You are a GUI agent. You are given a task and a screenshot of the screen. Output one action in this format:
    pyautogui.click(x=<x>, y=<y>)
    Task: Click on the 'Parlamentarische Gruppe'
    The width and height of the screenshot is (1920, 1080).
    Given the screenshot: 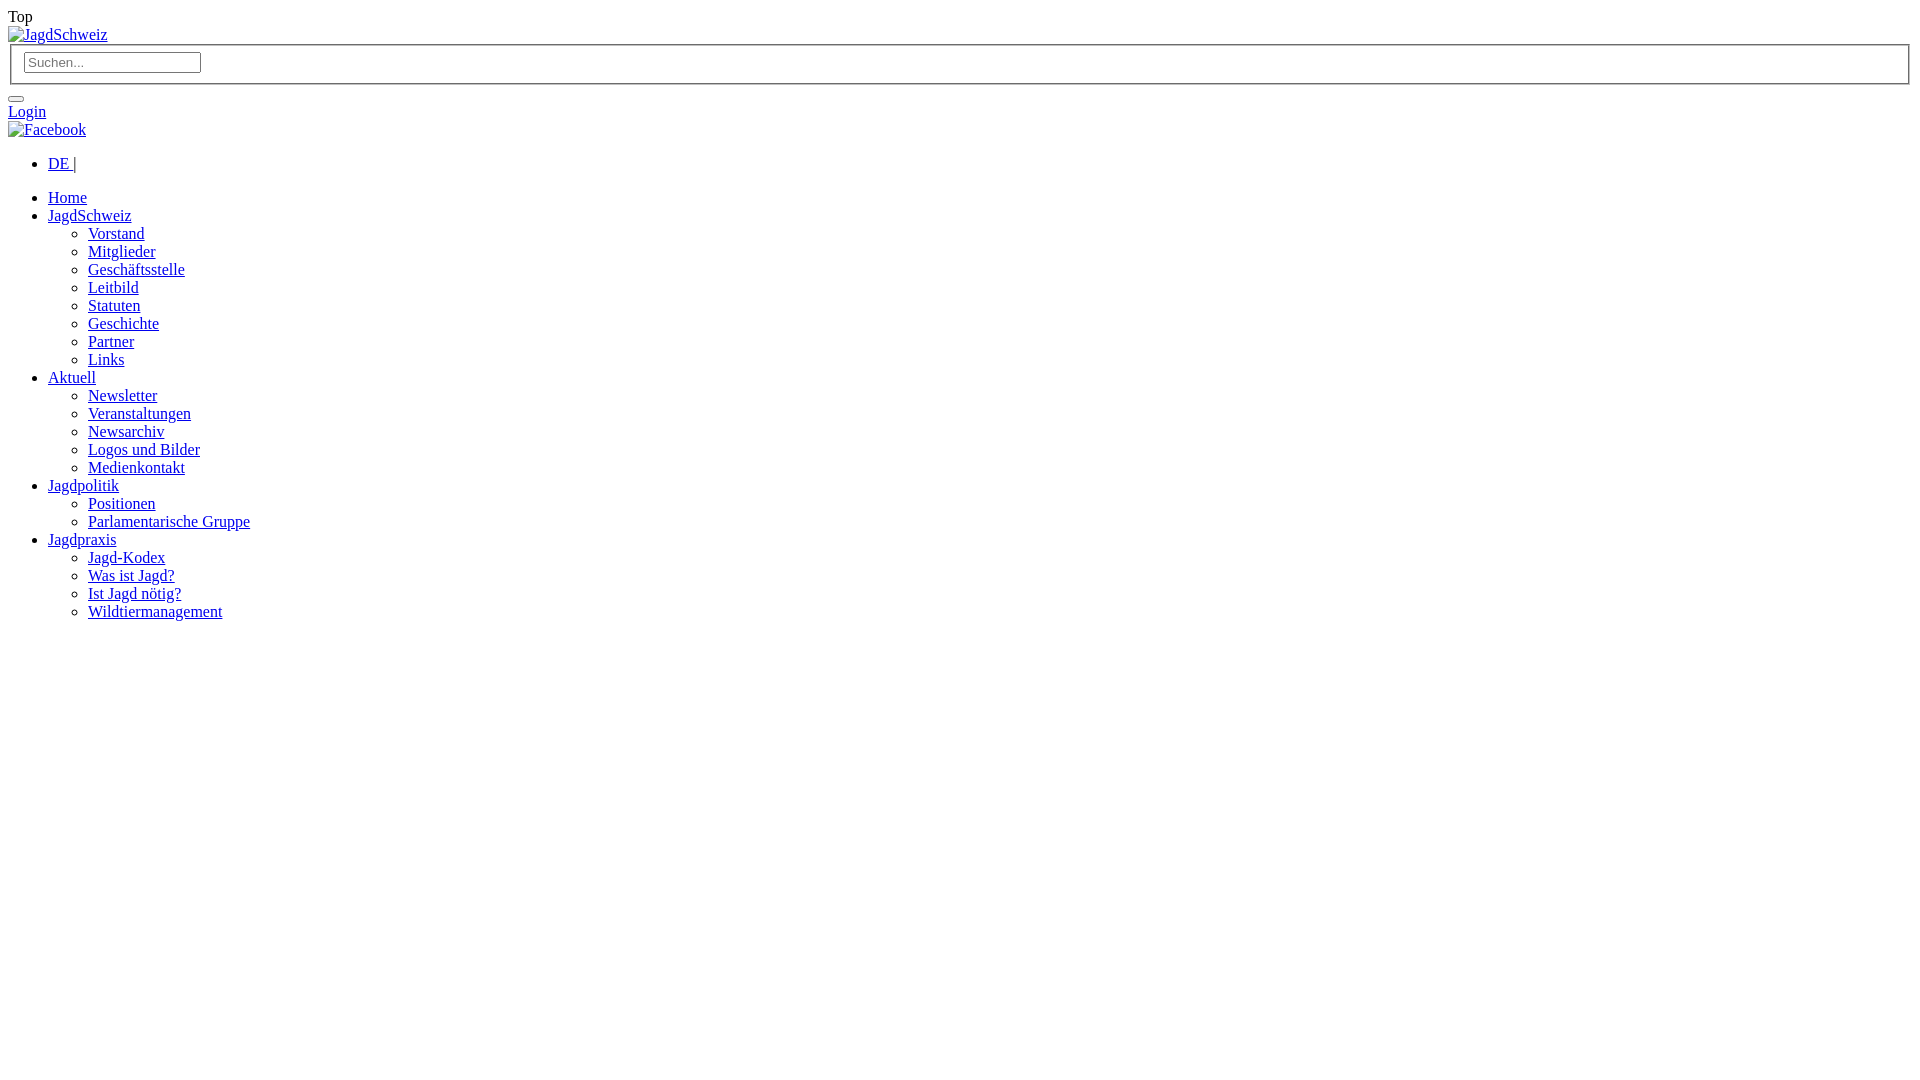 What is the action you would take?
    pyautogui.click(x=168, y=520)
    